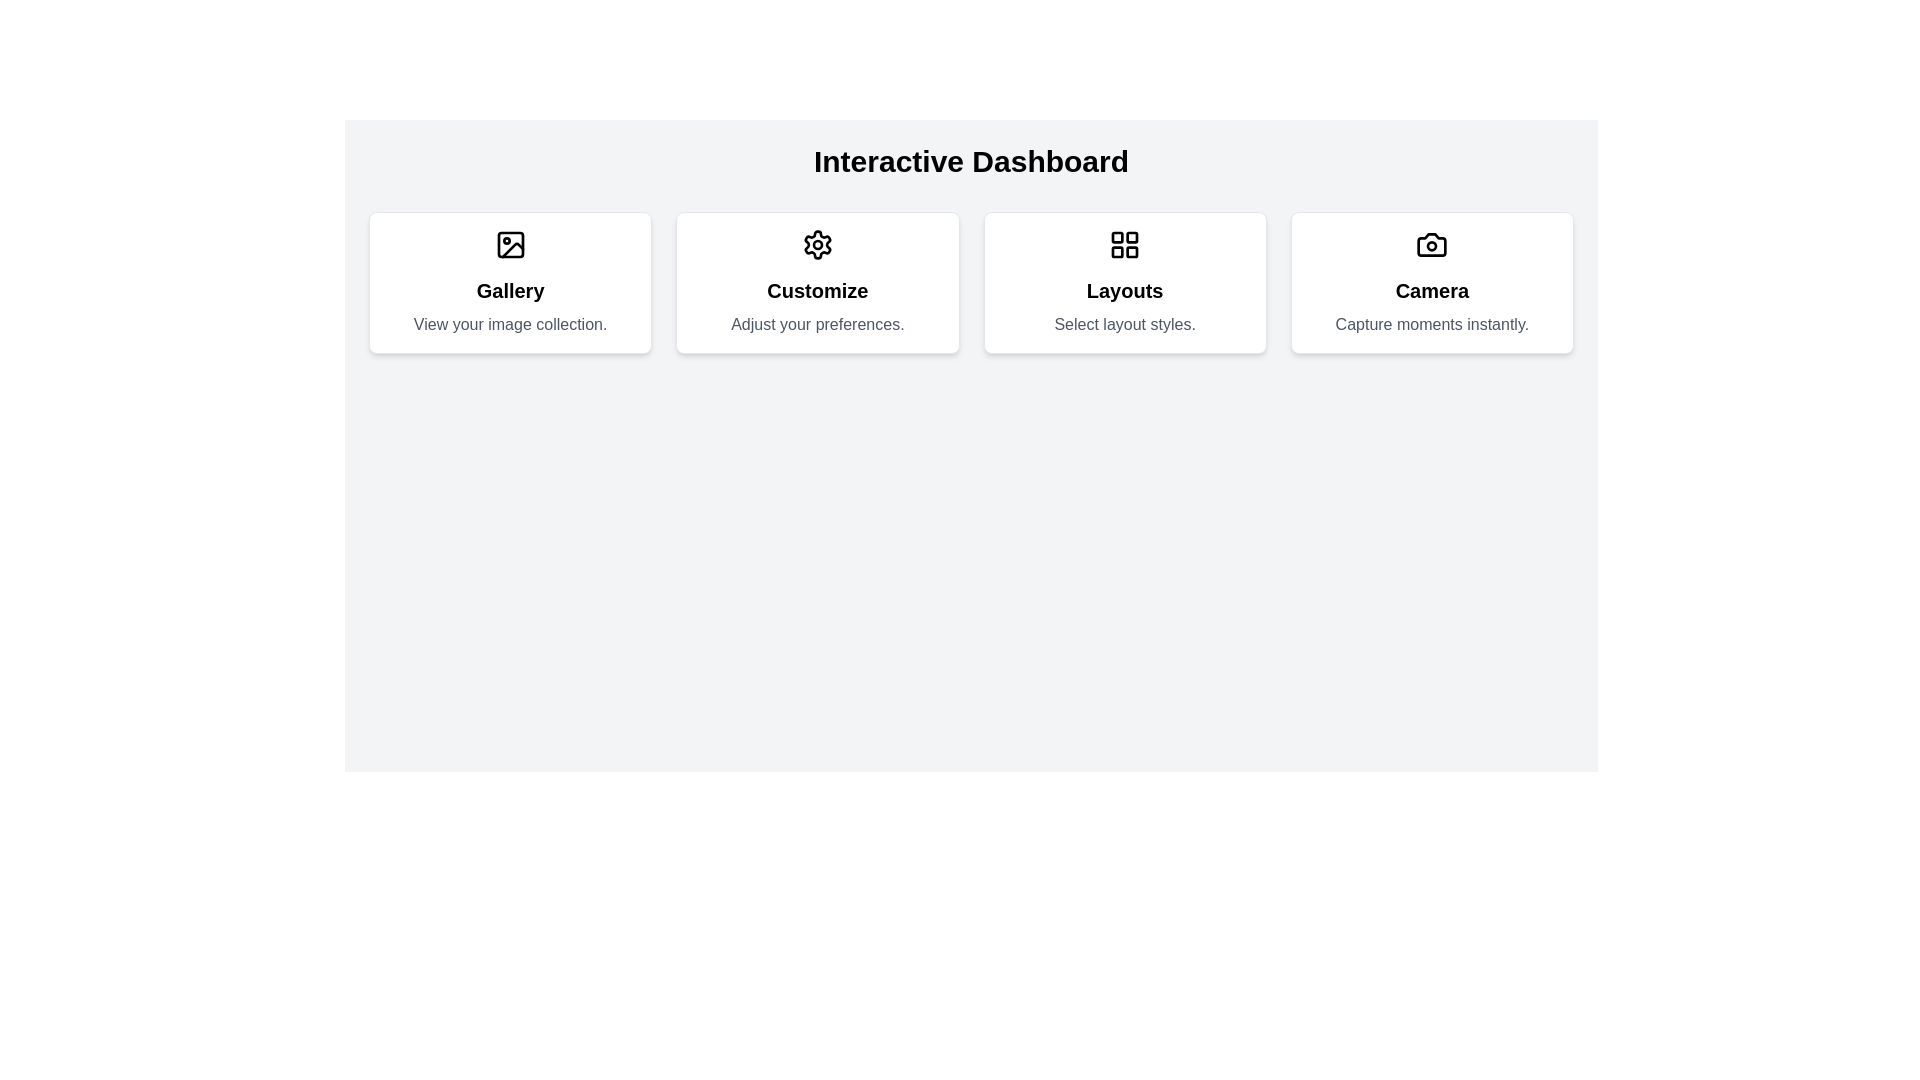 This screenshot has height=1080, width=1920. What do you see at coordinates (510, 244) in the screenshot?
I see `the 'Gallery' icon located at the top-center of the first card in the row` at bounding box center [510, 244].